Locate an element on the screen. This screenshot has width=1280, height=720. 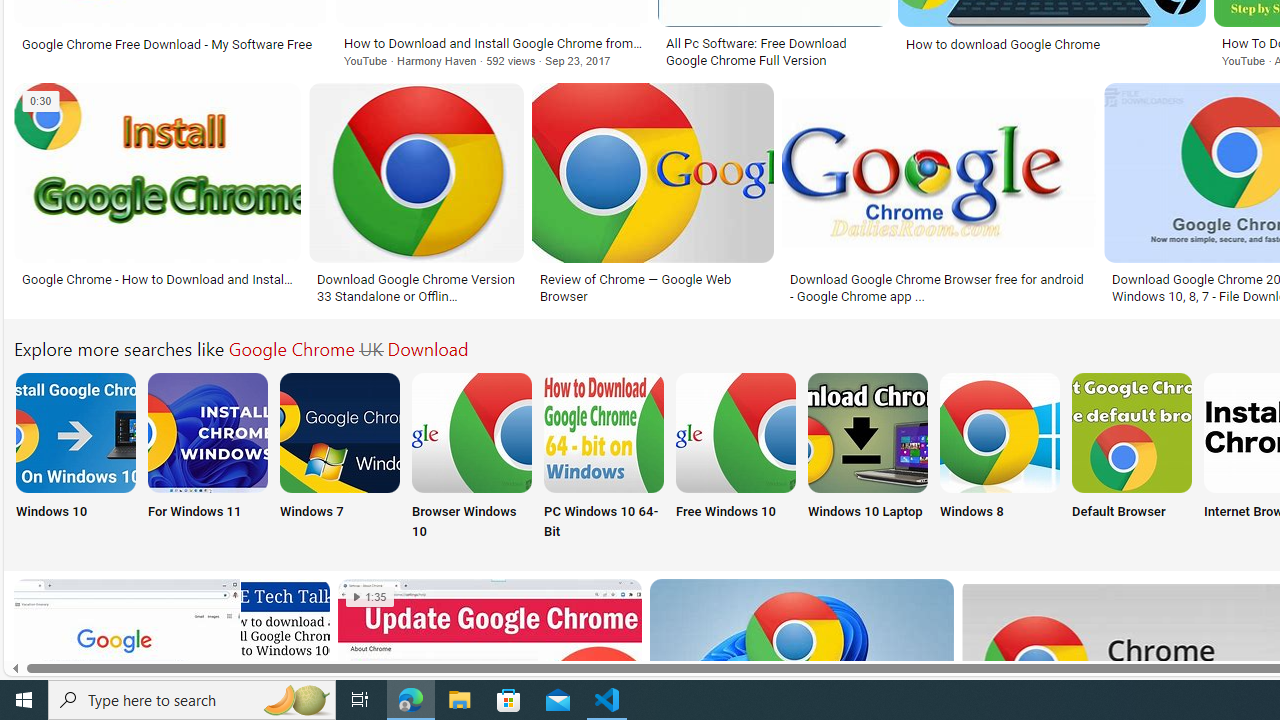
'Windows 7' is located at coordinates (339, 457).